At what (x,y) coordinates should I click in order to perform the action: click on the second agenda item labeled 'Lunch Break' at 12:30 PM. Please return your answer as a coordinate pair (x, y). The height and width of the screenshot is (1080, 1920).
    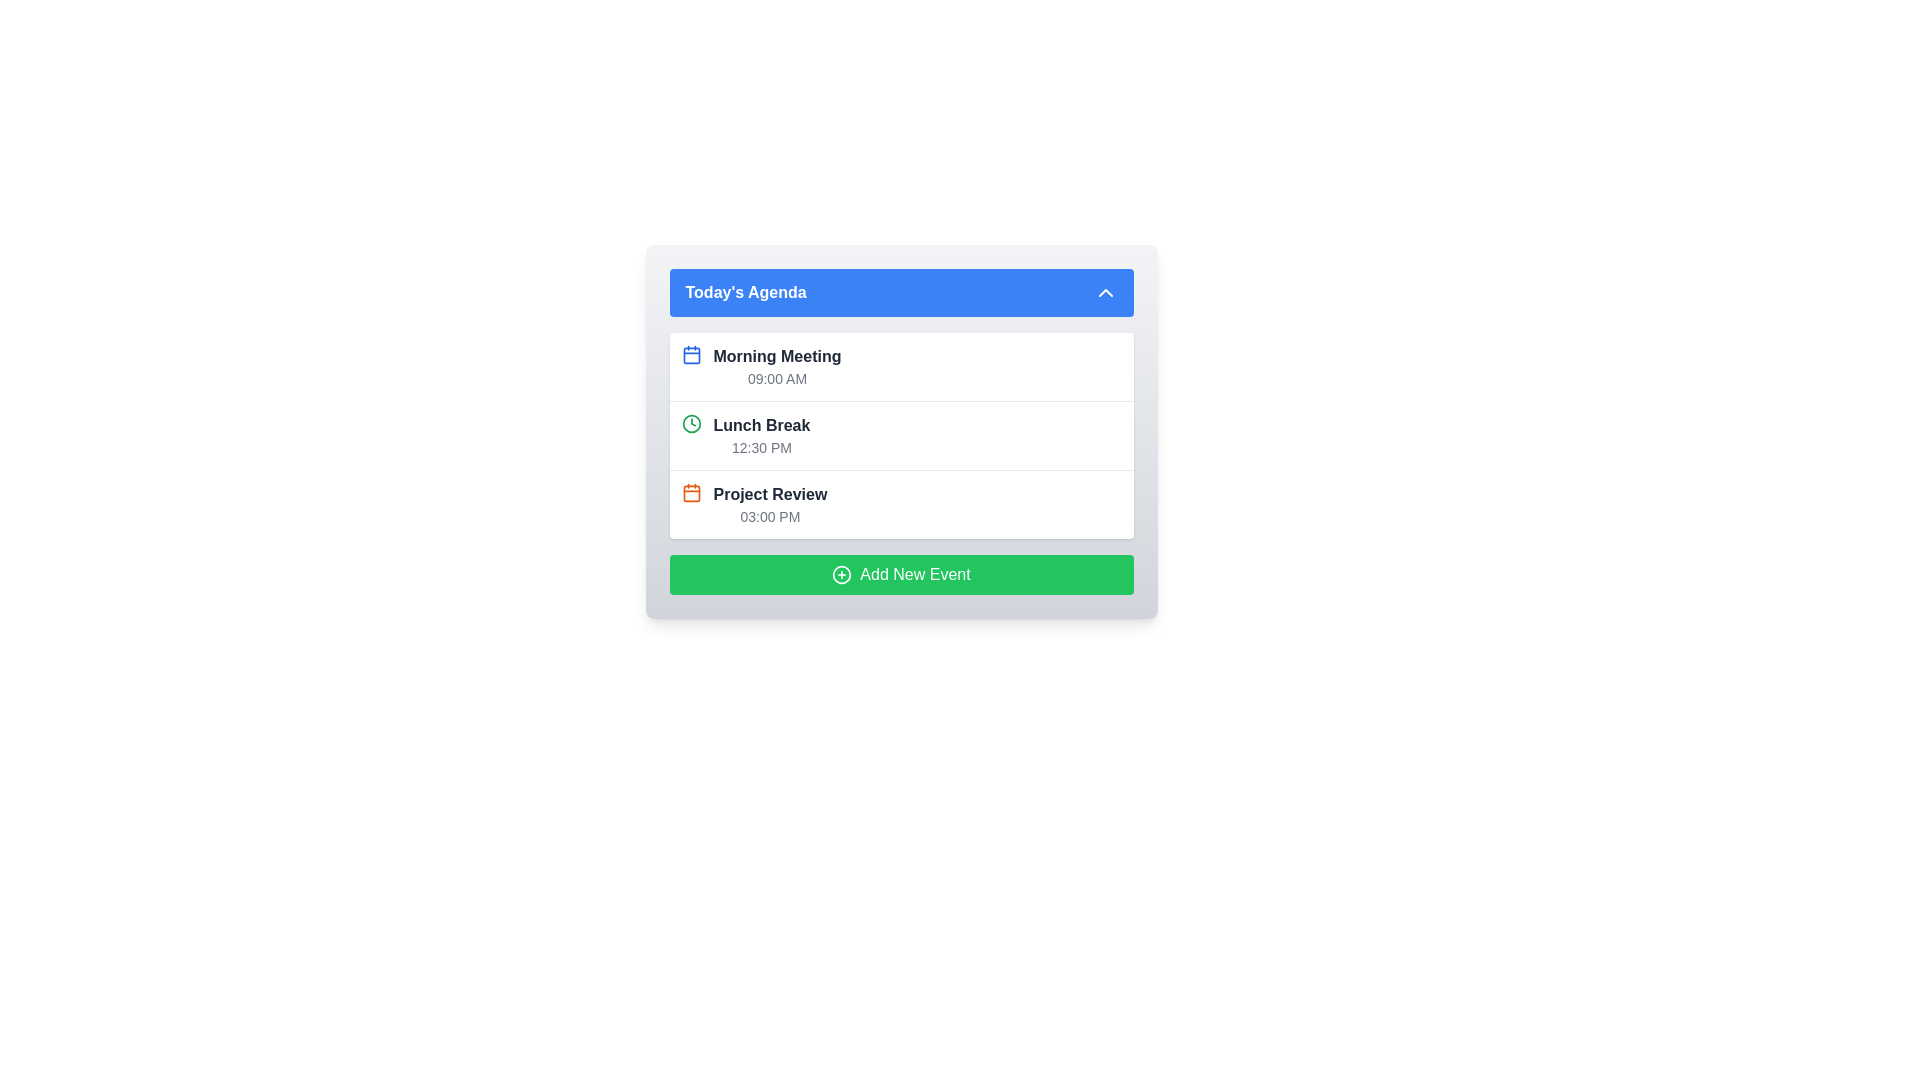
    Looking at the image, I should click on (900, 431).